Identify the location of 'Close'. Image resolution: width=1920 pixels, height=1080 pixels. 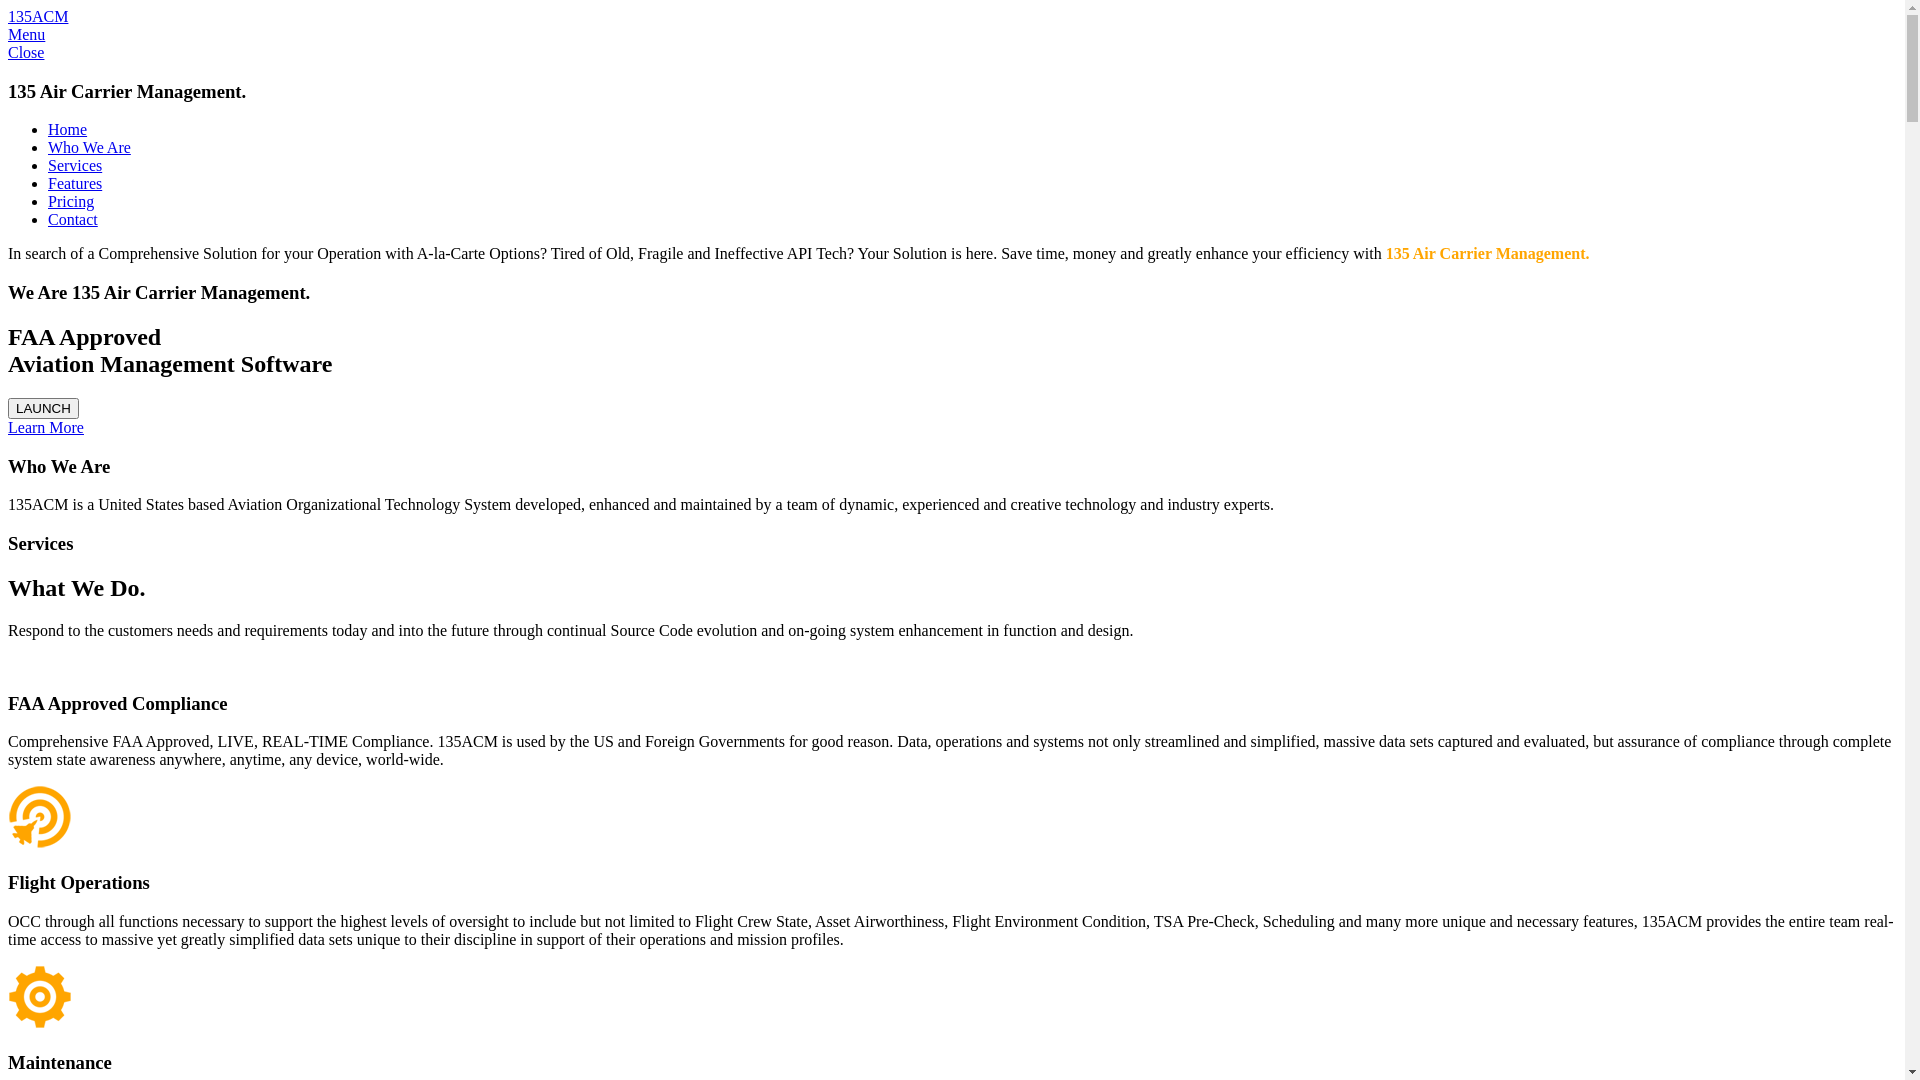
(25, 51).